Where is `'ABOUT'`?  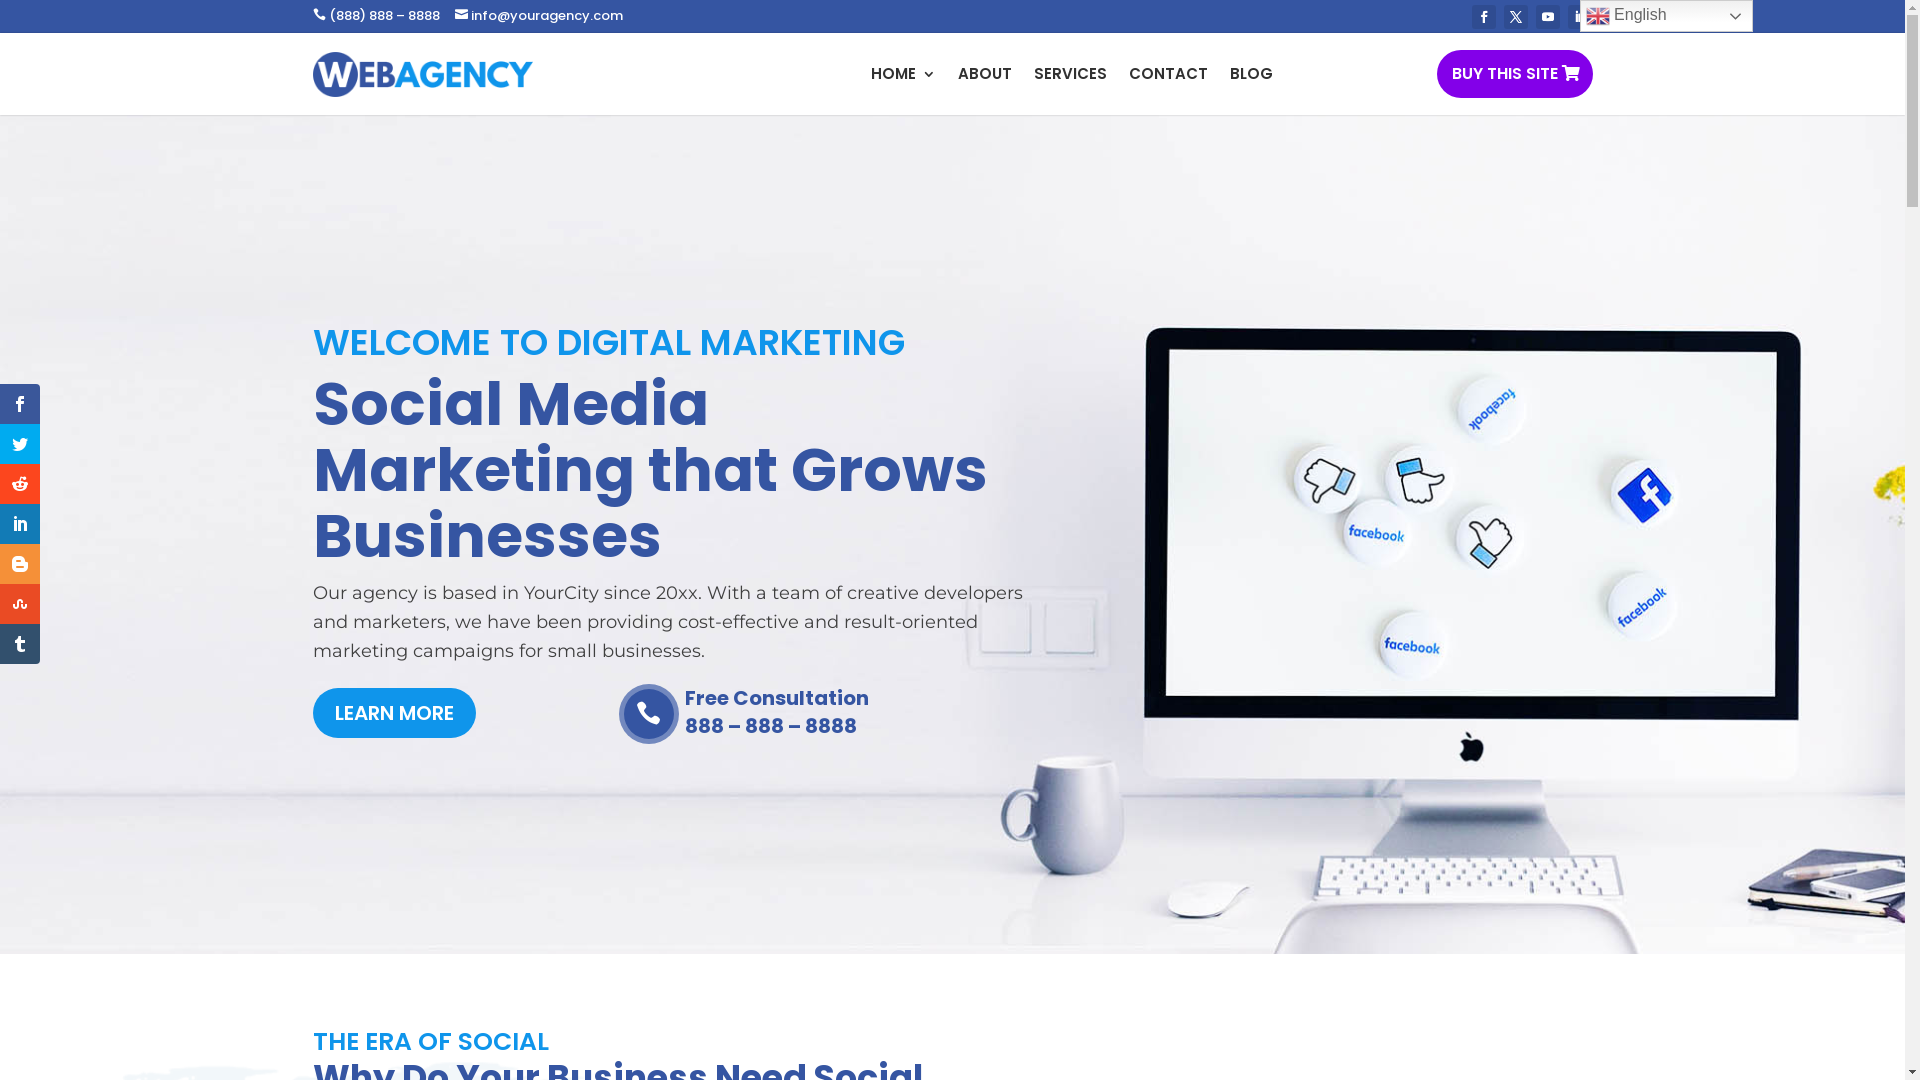
'ABOUT' is located at coordinates (984, 72).